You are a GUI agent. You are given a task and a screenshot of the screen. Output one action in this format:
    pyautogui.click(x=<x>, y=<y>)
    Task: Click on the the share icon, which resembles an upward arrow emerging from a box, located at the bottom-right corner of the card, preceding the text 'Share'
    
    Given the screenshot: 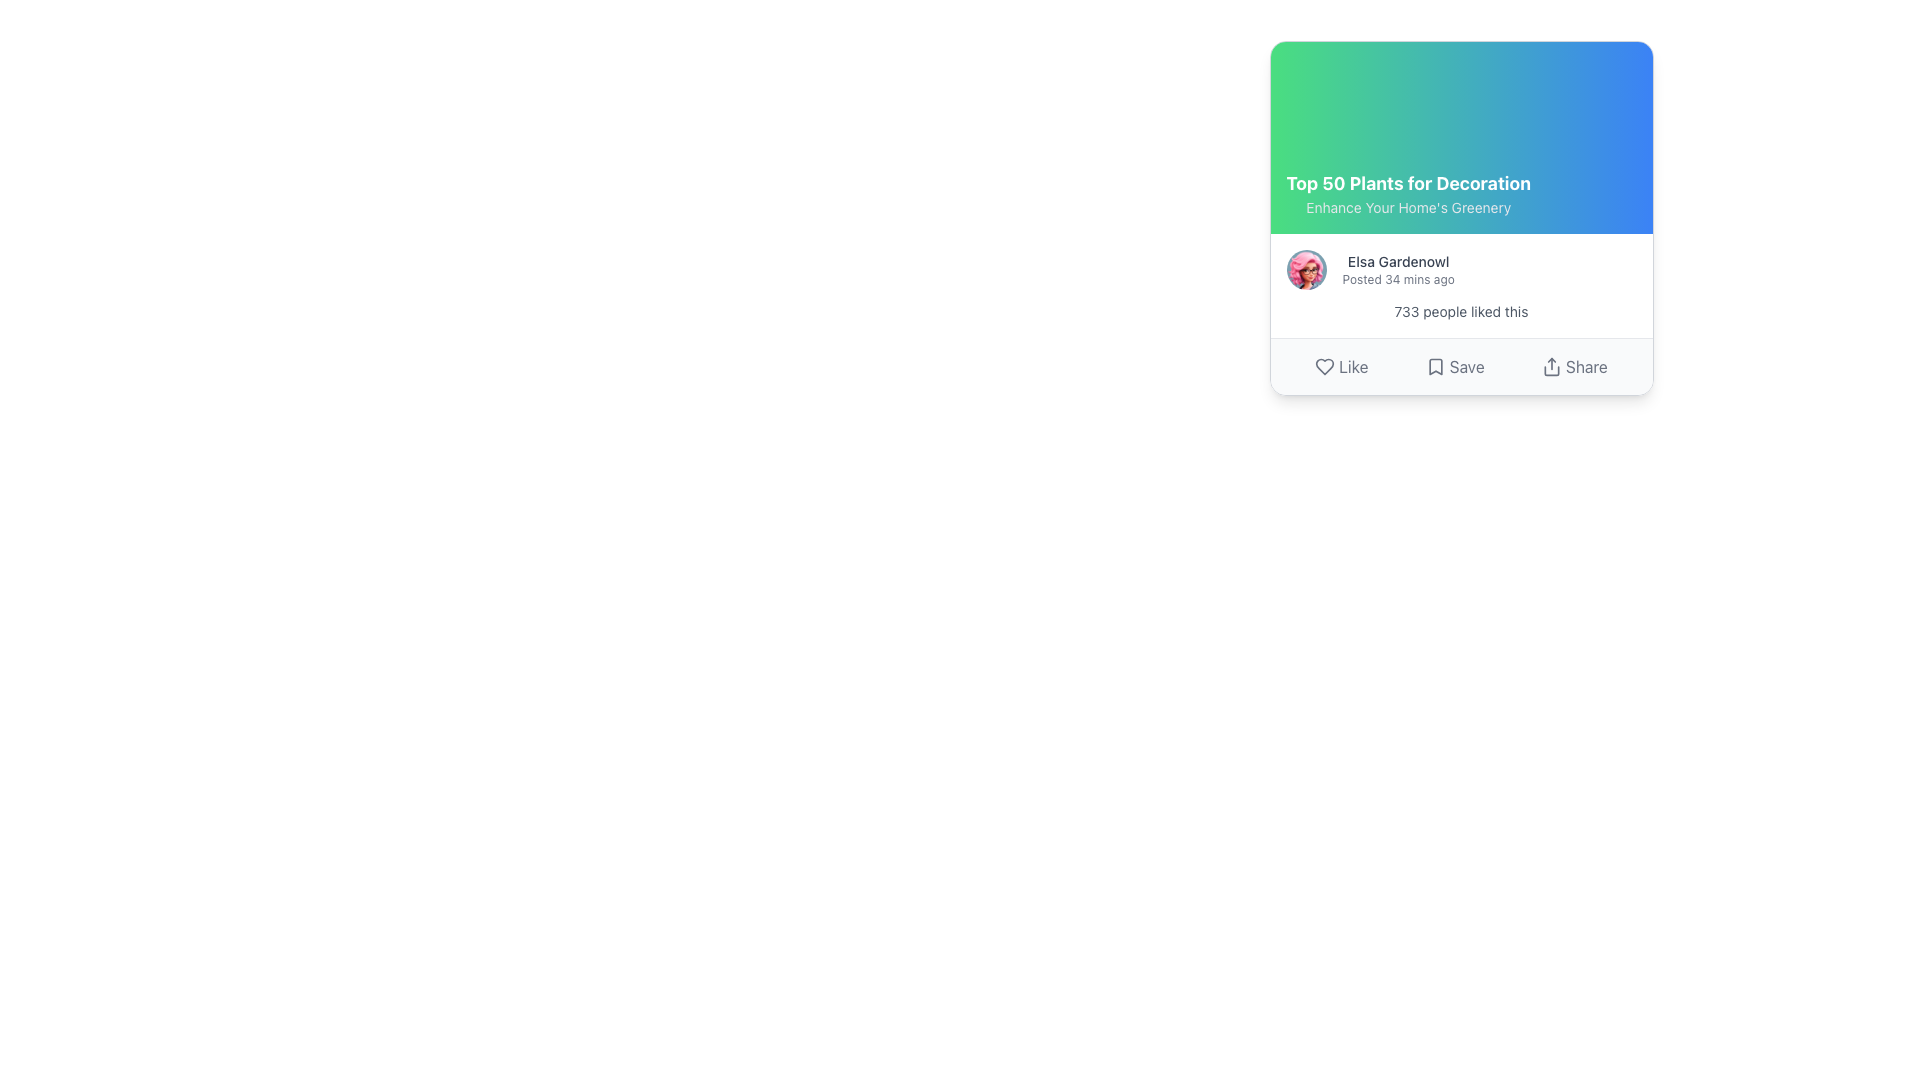 What is the action you would take?
    pyautogui.click(x=1550, y=366)
    